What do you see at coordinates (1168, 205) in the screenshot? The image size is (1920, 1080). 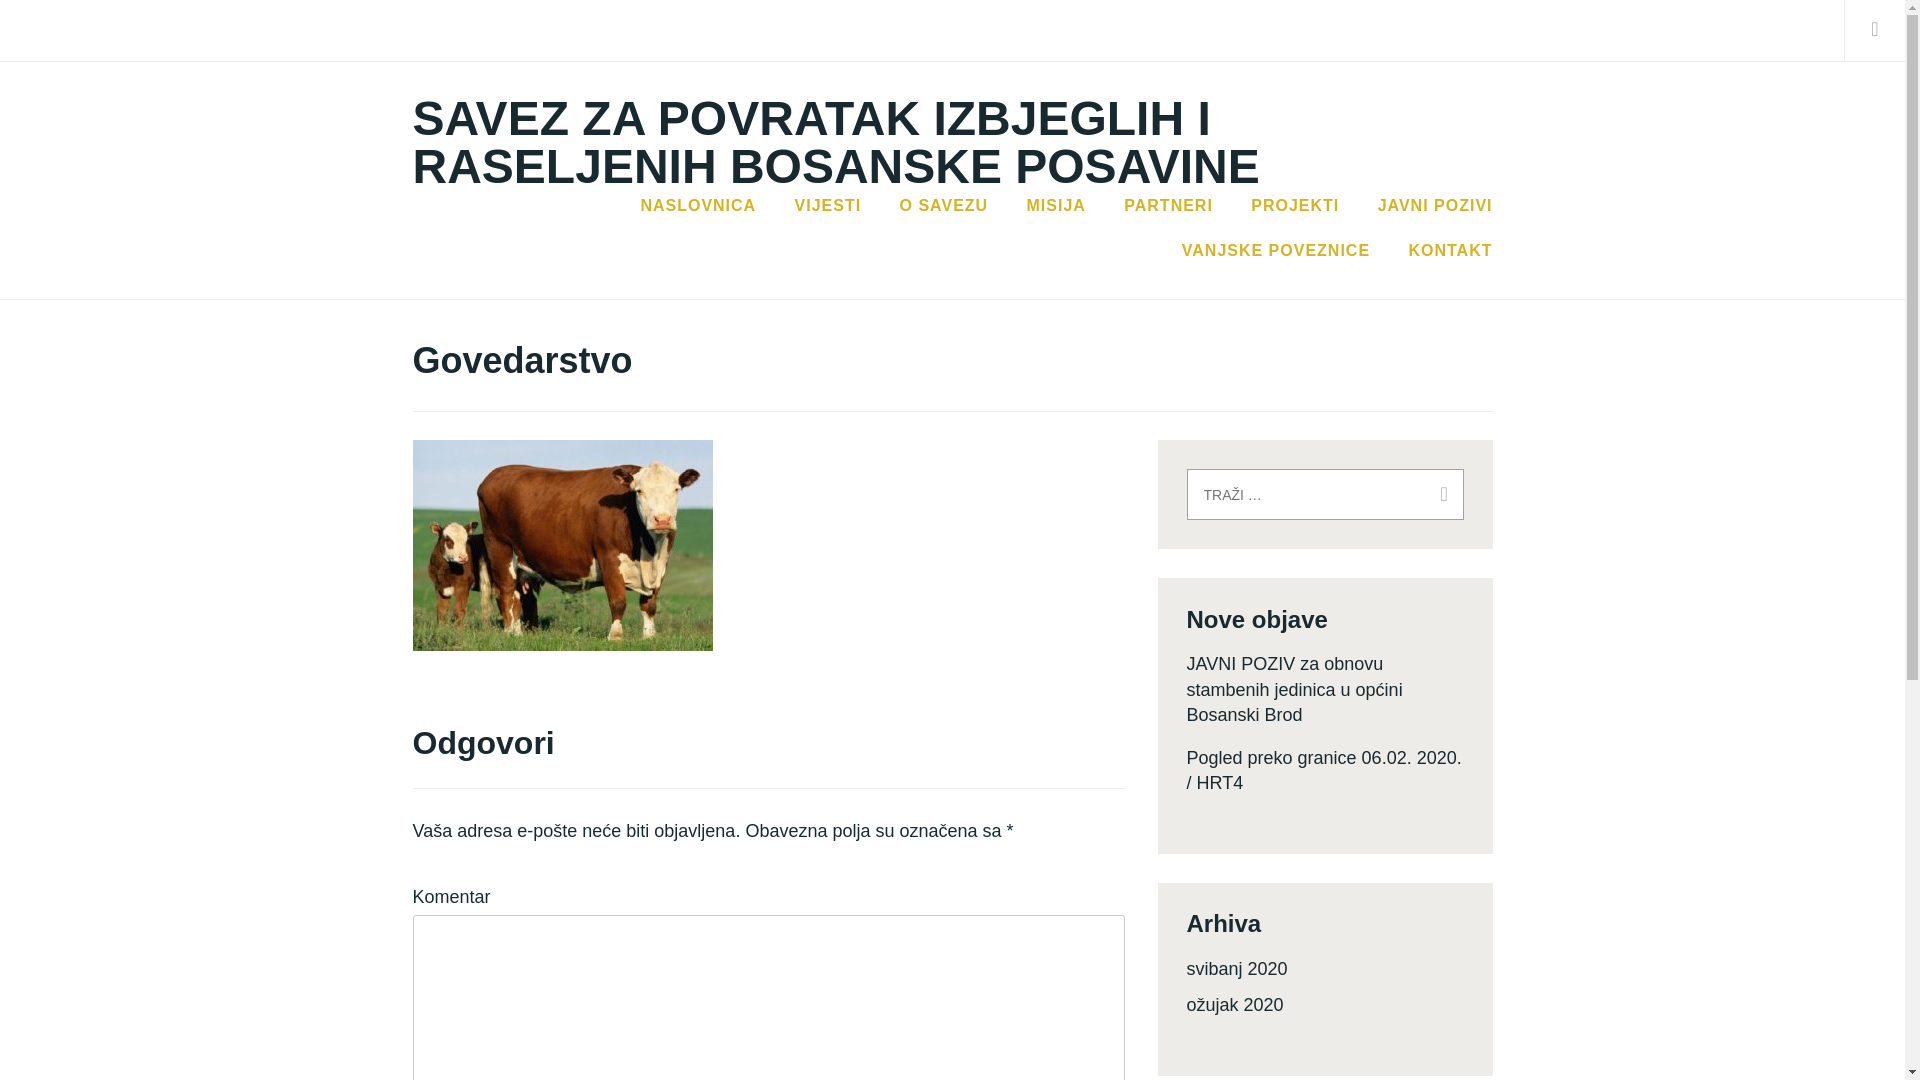 I see `'PARTNERI'` at bounding box center [1168, 205].